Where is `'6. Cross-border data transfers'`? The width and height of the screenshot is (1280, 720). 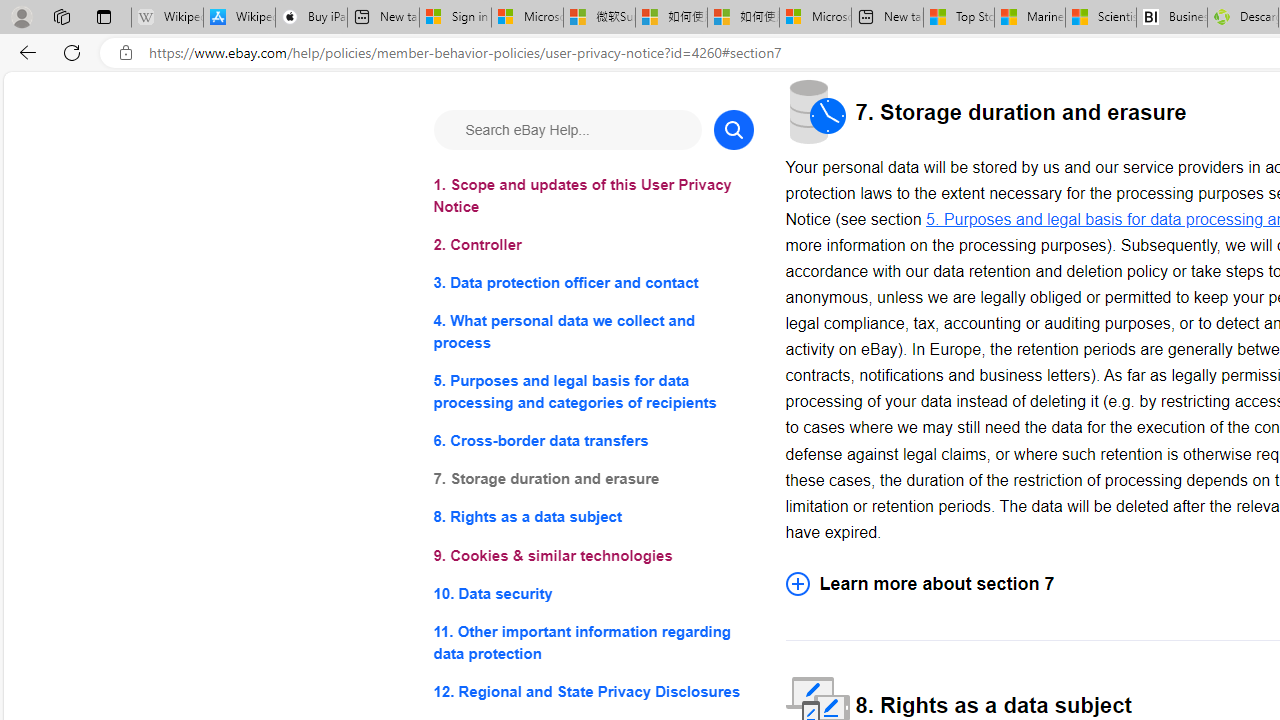
'6. Cross-border data transfers' is located at coordinates (592, 440).